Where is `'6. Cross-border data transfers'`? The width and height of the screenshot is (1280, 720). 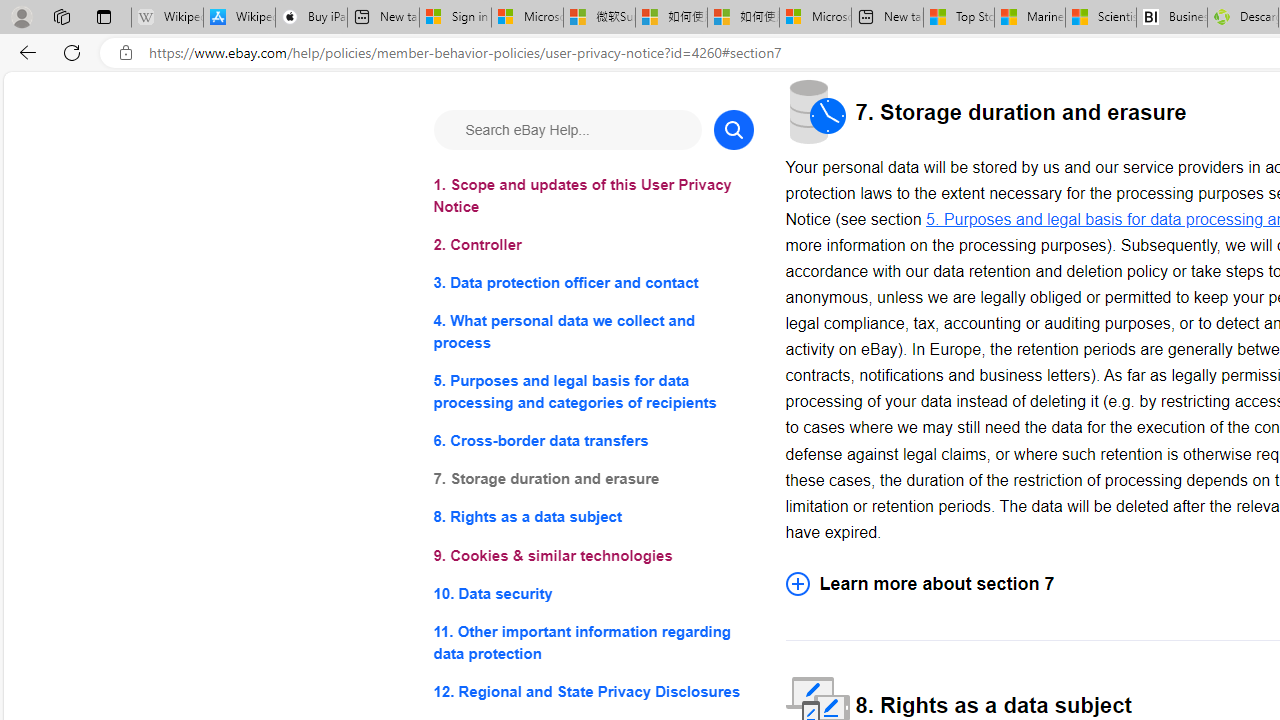
'6. Cross-border data transfers' is located at coordinates (592, 440).